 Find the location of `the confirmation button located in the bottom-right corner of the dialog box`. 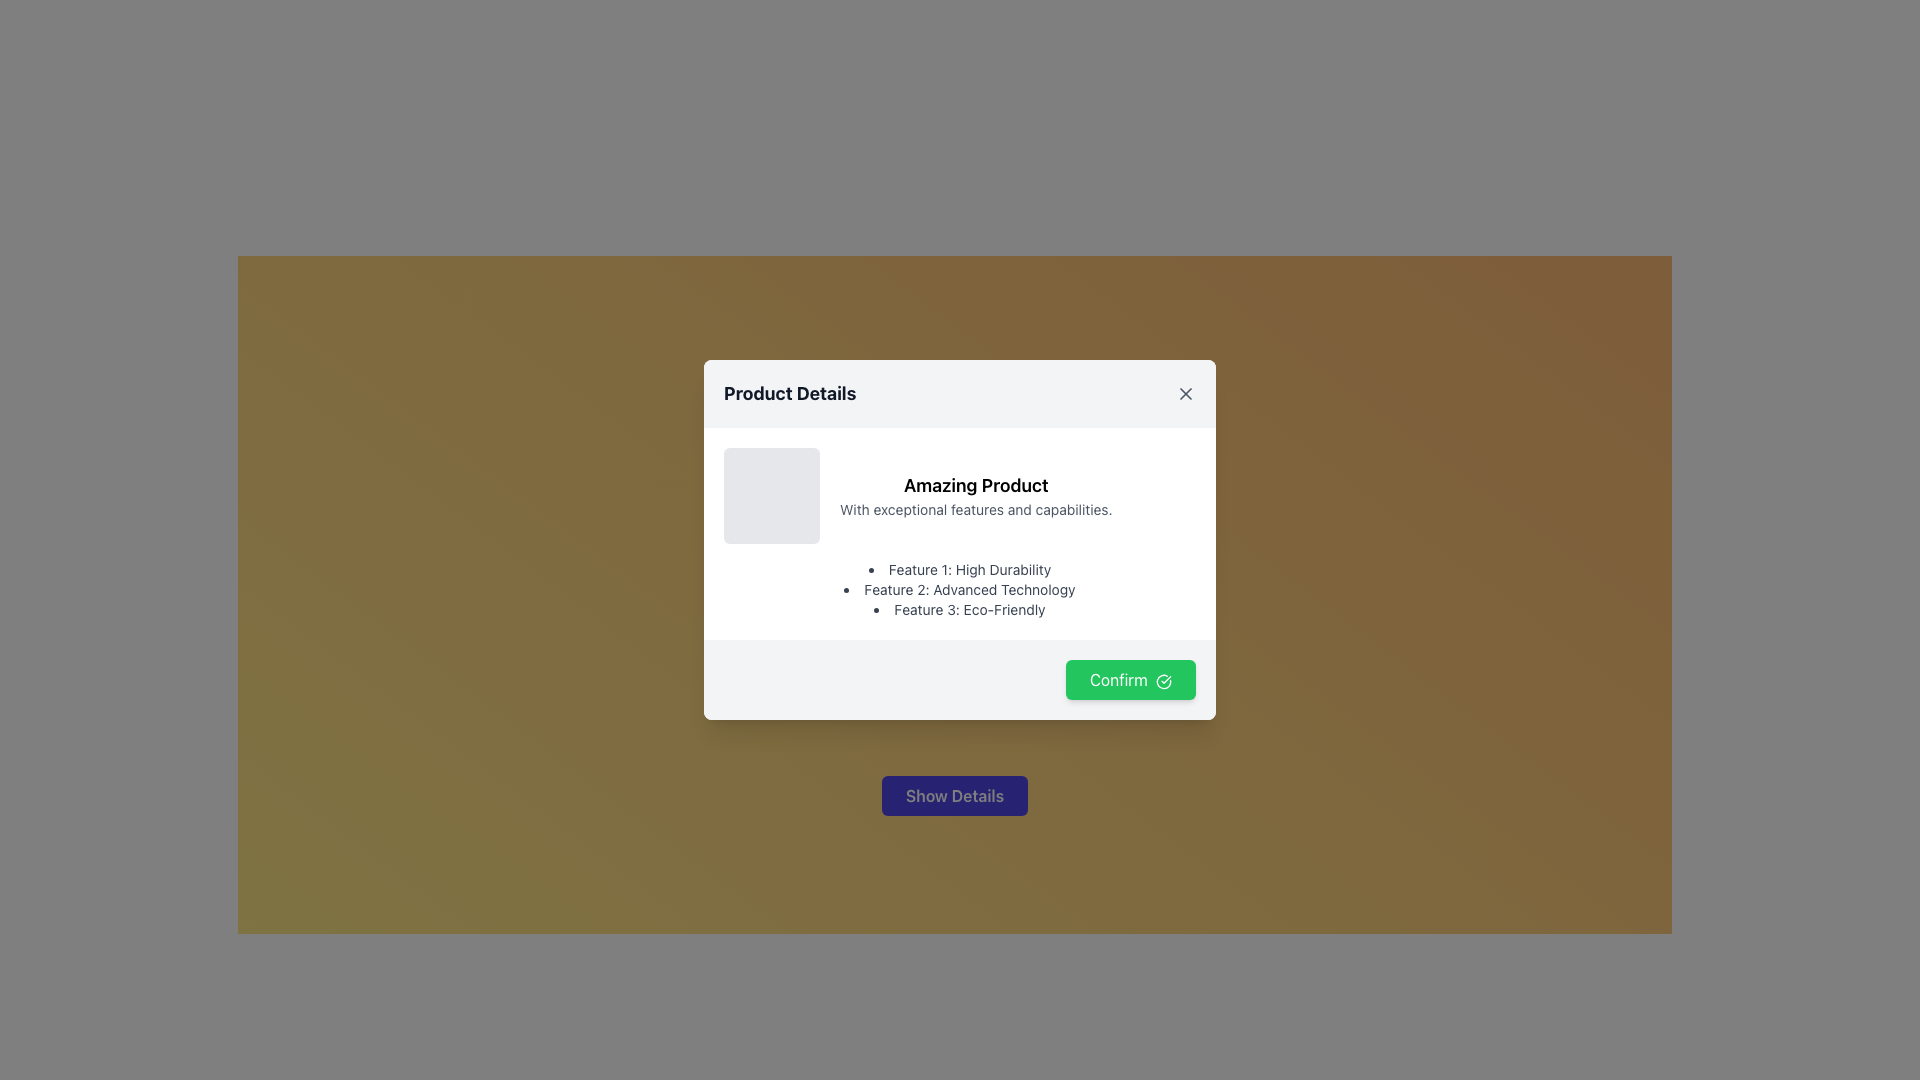

the confirmation button located in the bottom-right corner of the dialog box is located at coordinates (960, 678).